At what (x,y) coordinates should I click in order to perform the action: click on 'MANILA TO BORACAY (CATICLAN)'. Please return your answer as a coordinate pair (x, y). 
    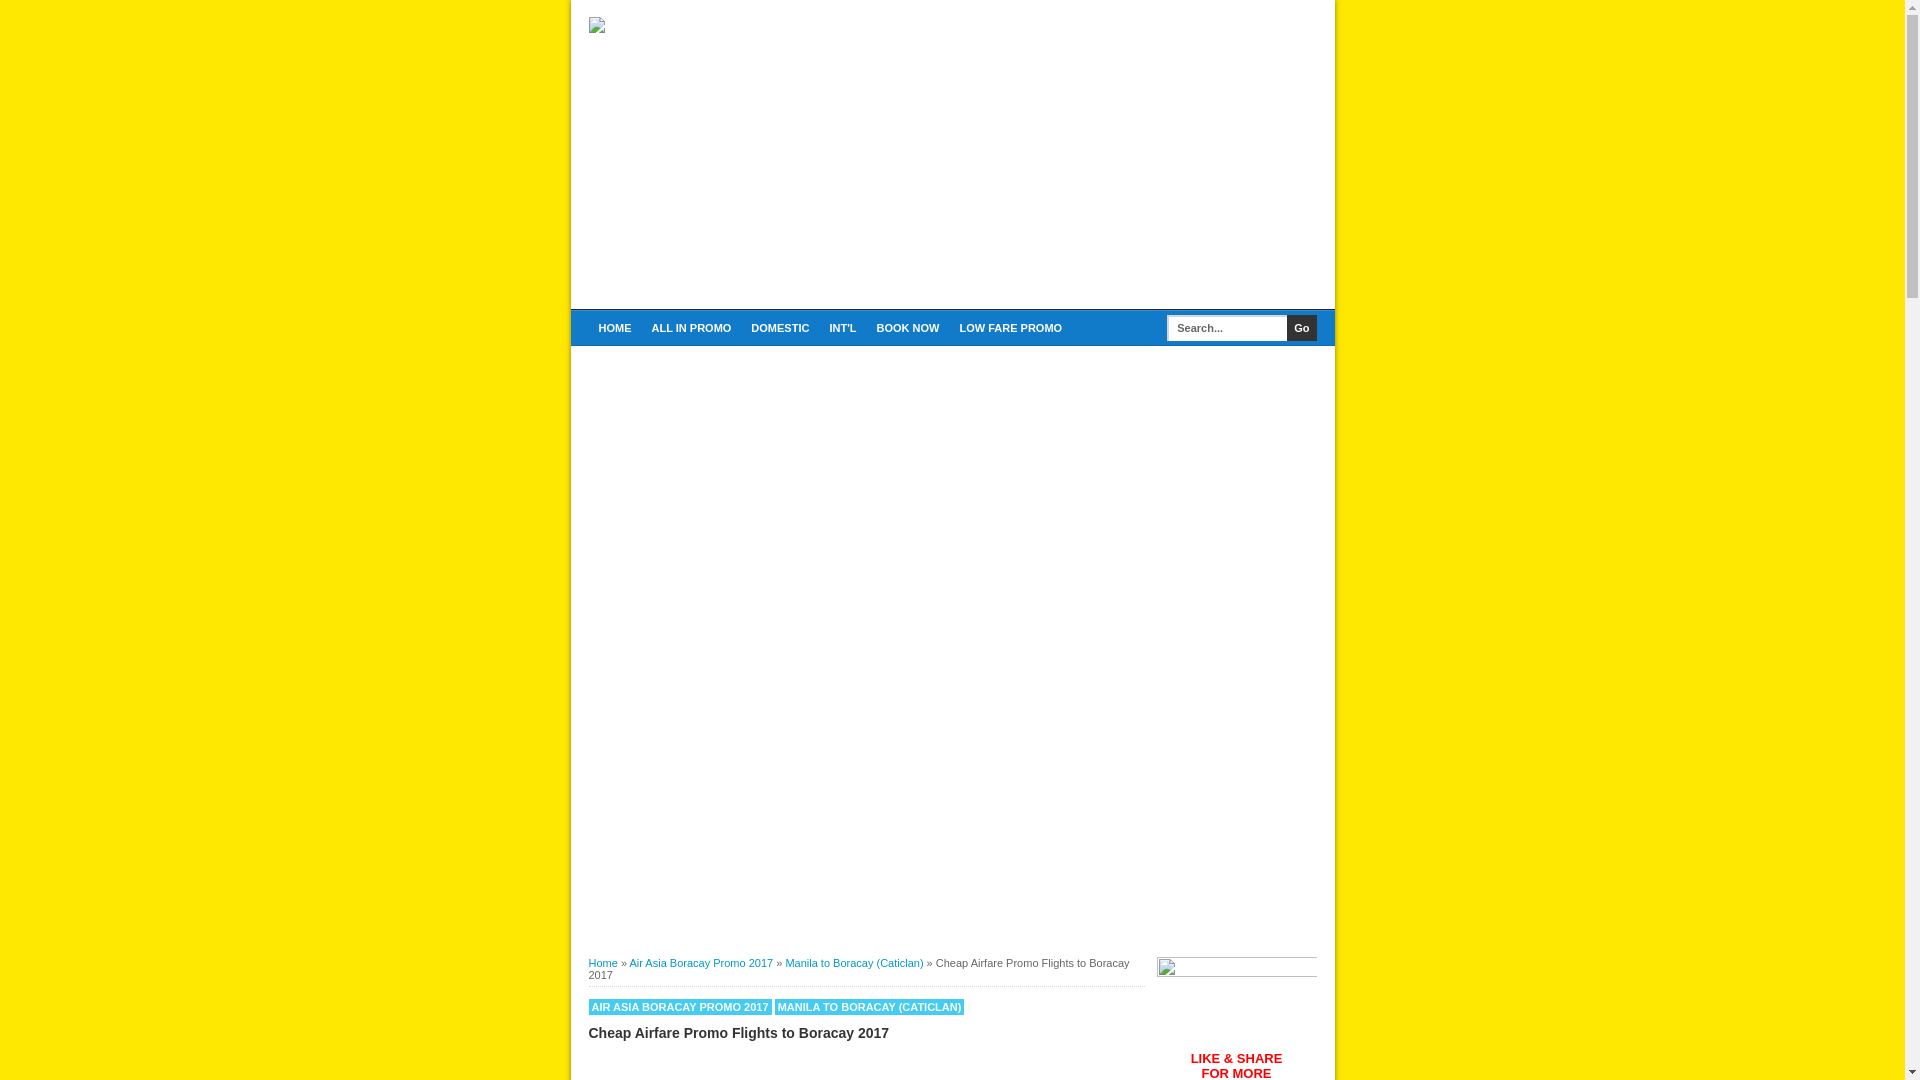
    Looking at the image, I should click on (869, 1006).